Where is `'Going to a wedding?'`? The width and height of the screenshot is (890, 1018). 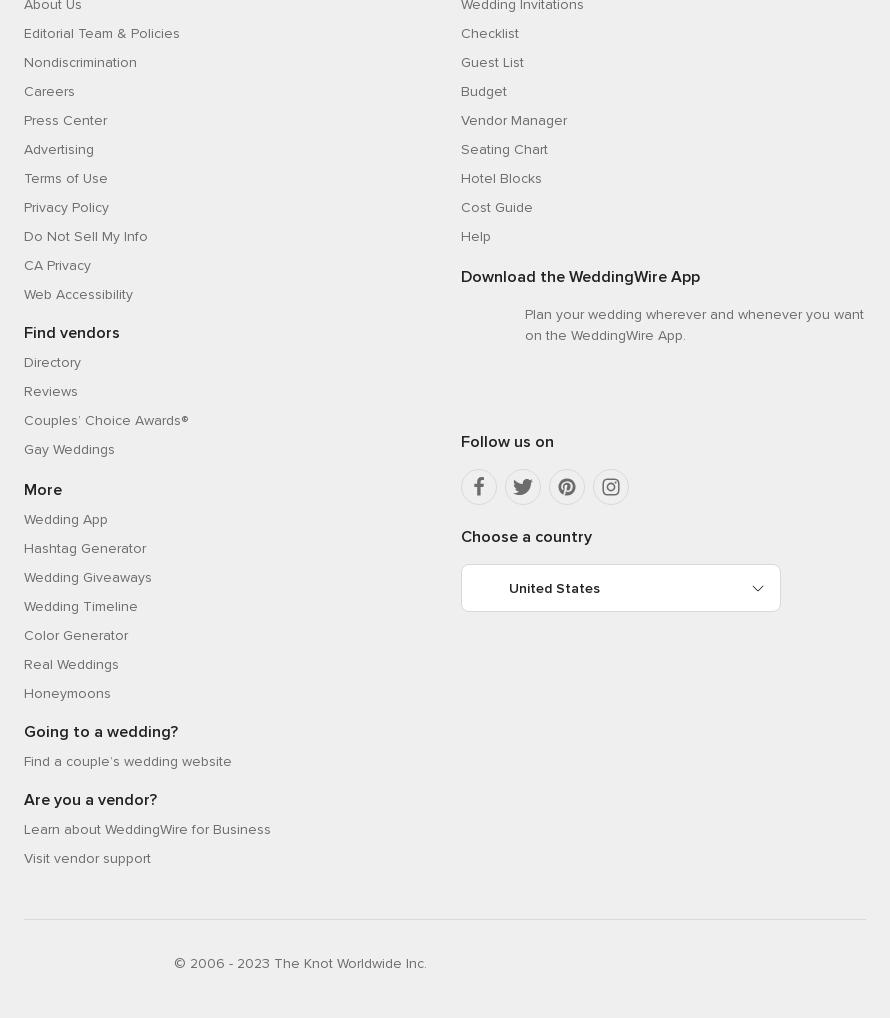 'Going to a wedding?' is located at coordinates (100, 730).